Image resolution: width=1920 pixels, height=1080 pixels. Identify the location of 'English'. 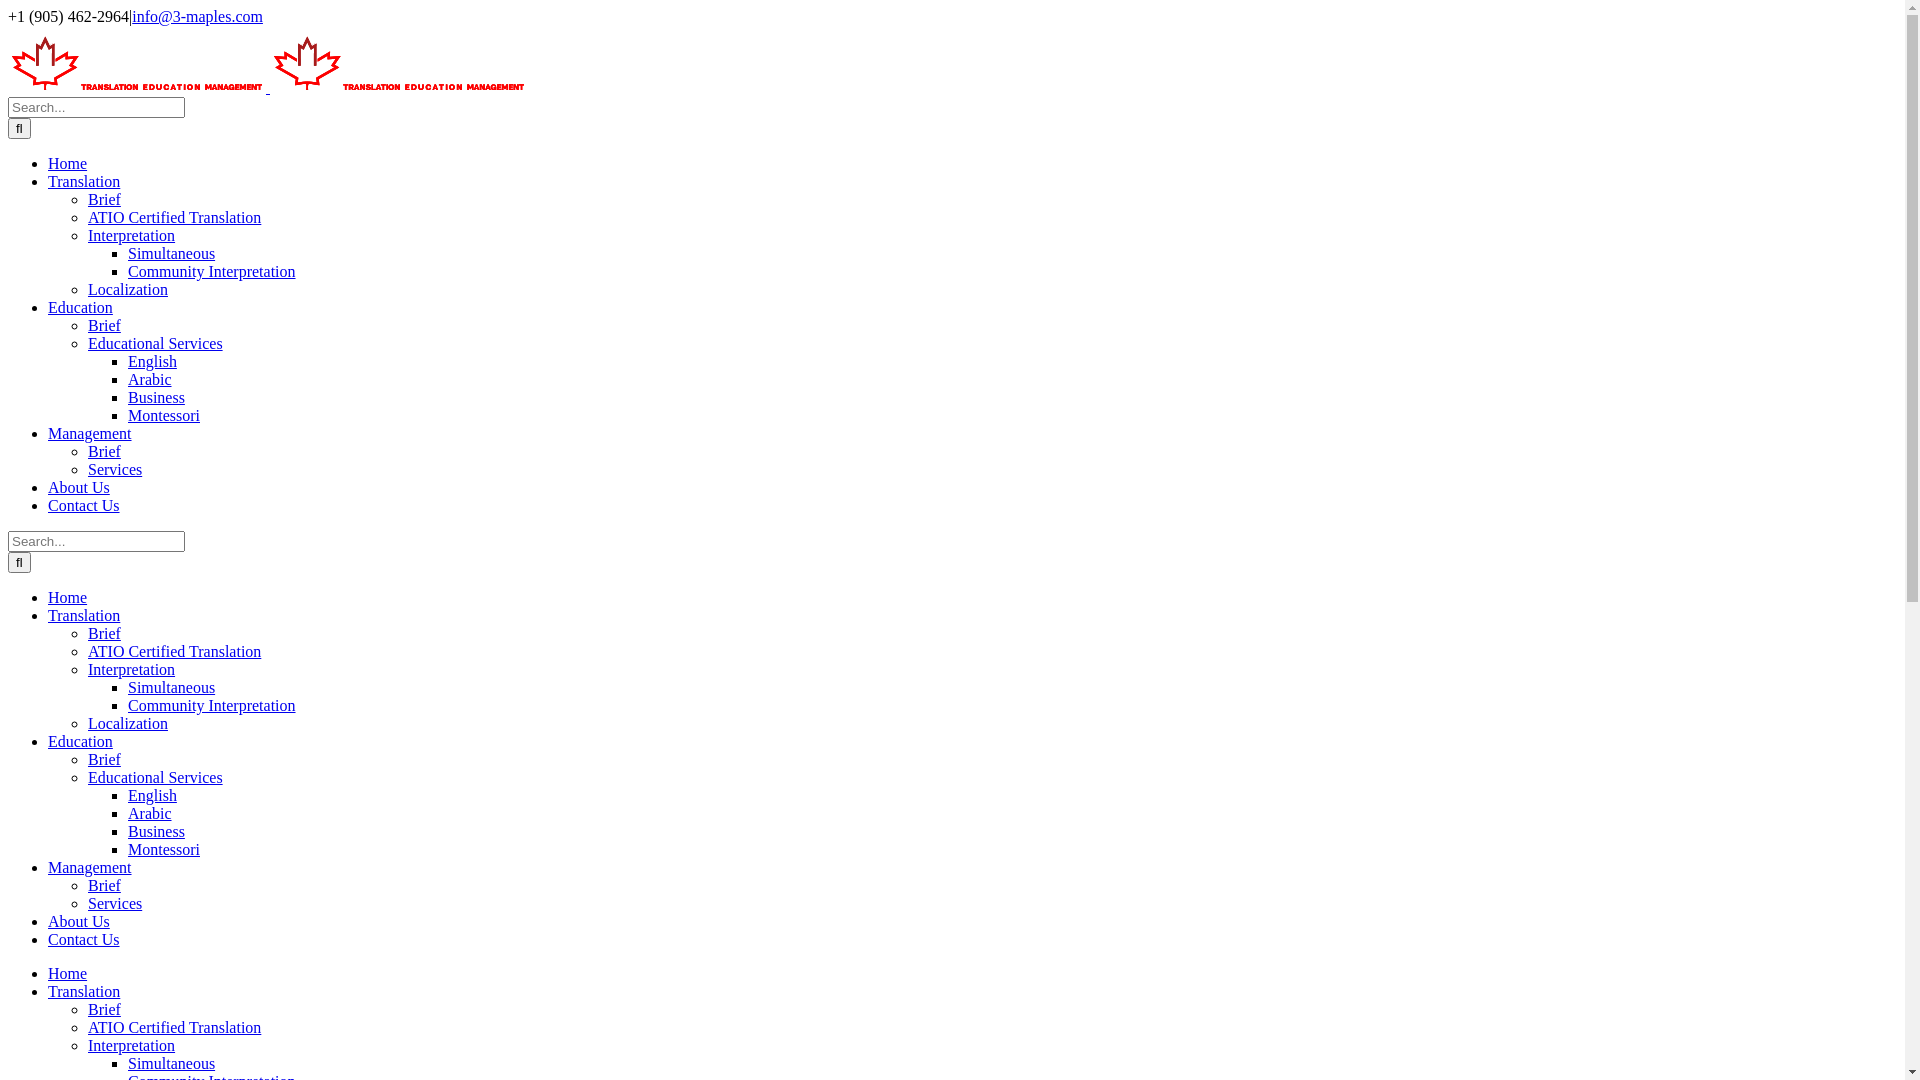
(127, 794).